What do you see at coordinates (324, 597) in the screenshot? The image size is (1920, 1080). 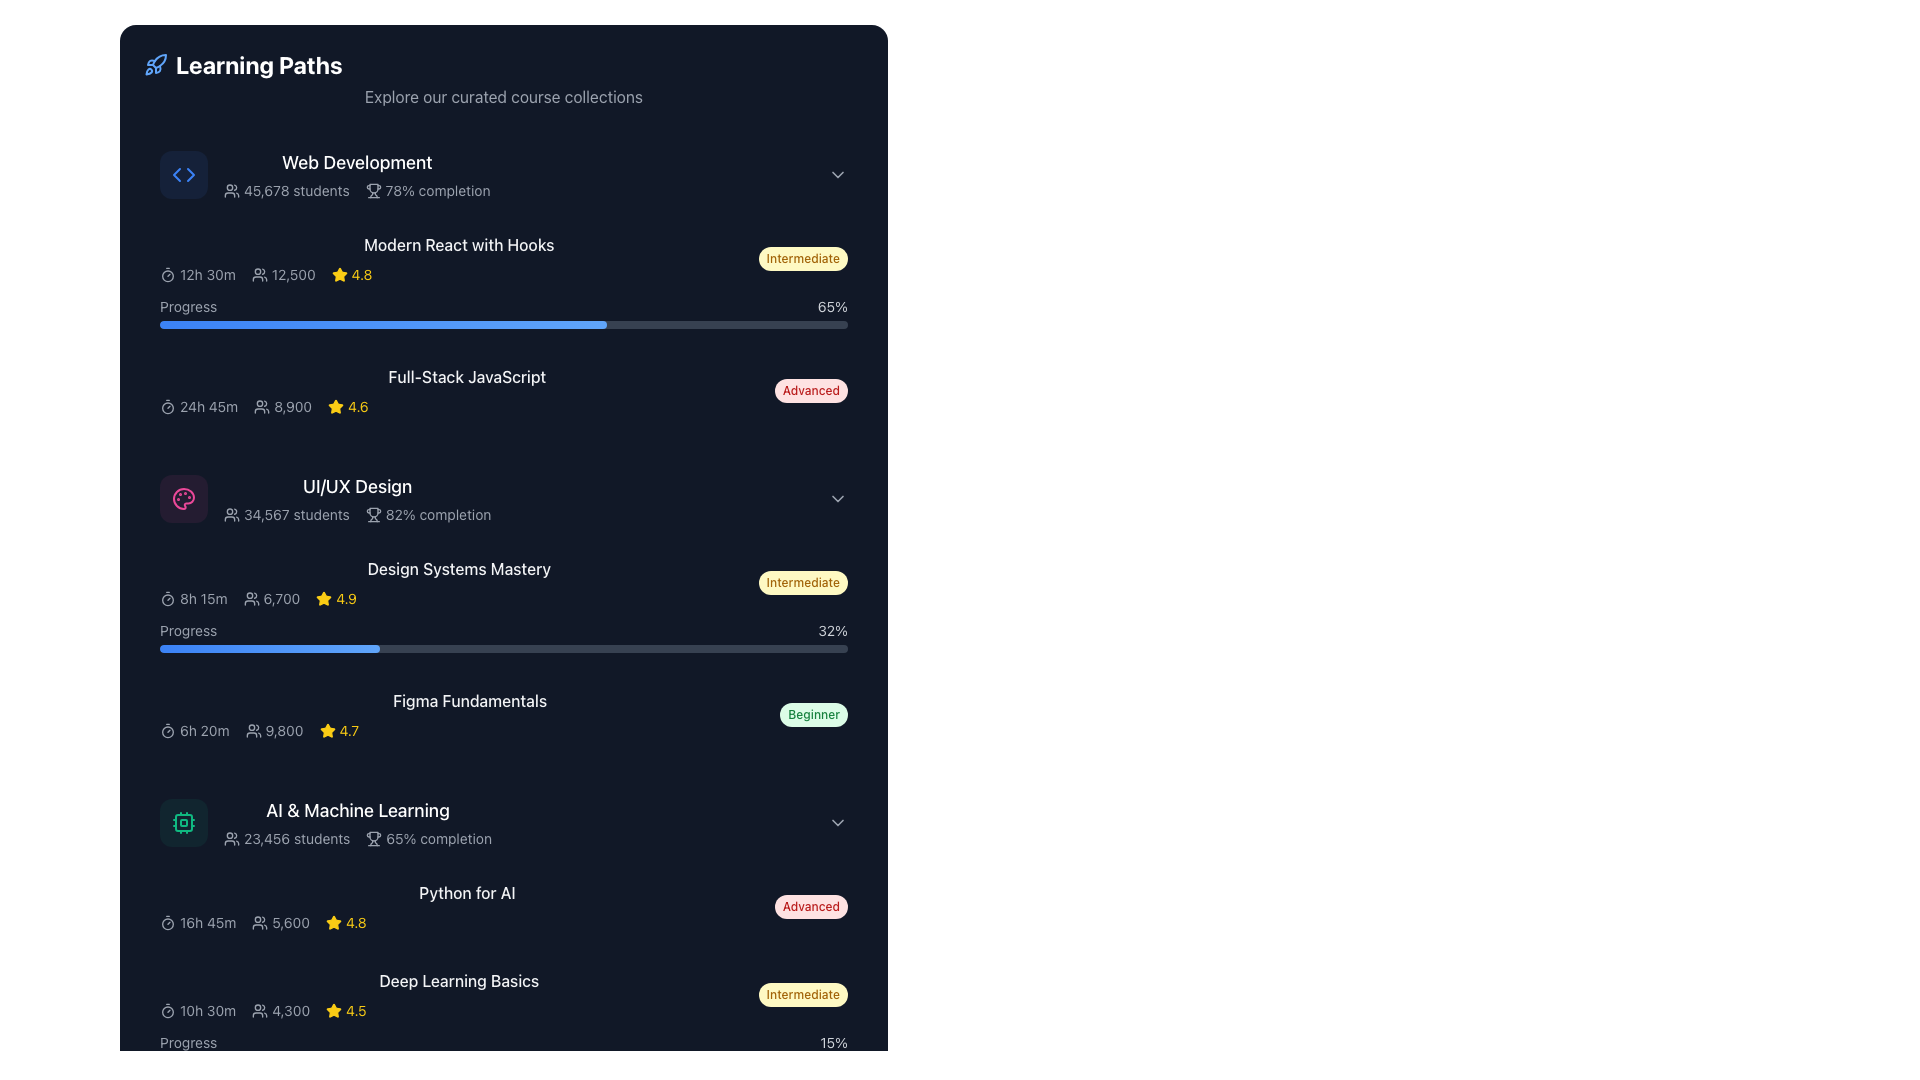 I see `the star-shaped rating indicator icon that signifies the rating for the 'Design Systems Mastery' course, located next to the numeric score '4.9'` at bounding box center [324, 597].